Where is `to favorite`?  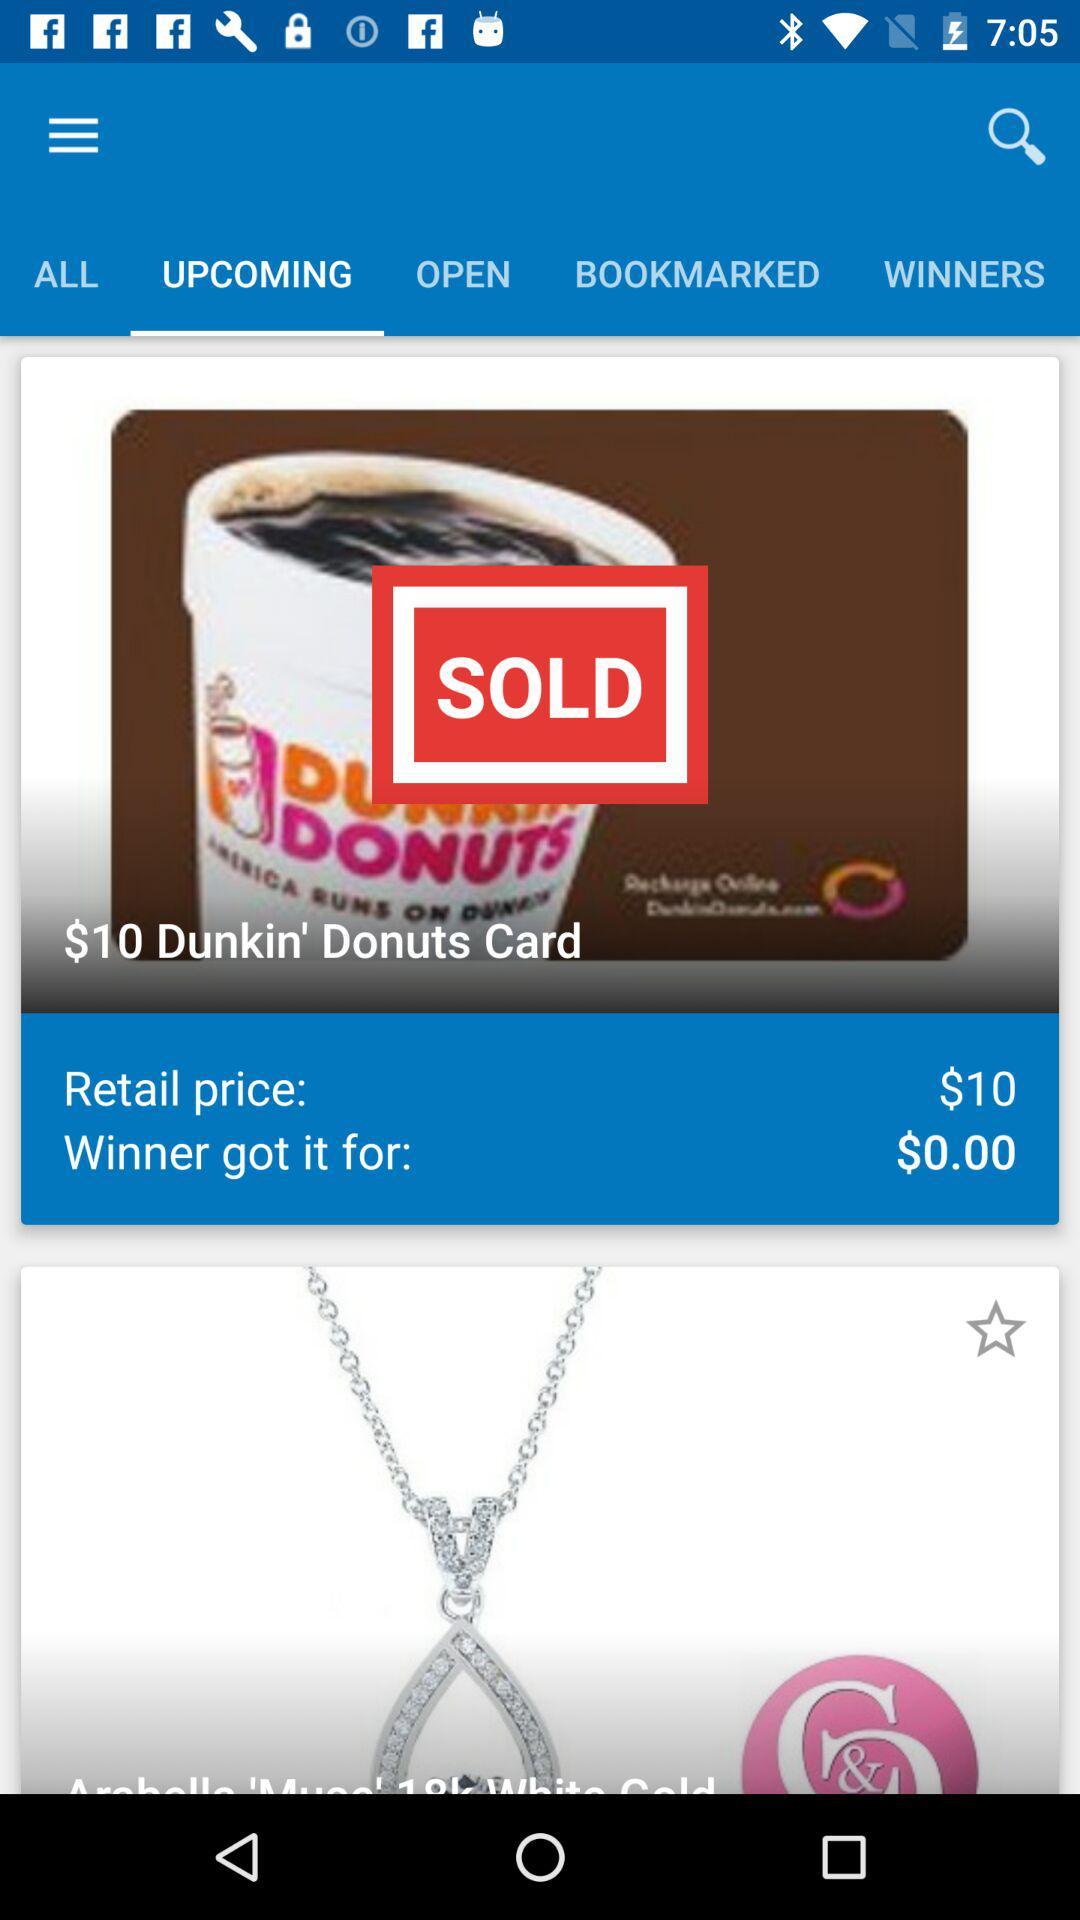 to favorite is located at coordinates (995, 1329).